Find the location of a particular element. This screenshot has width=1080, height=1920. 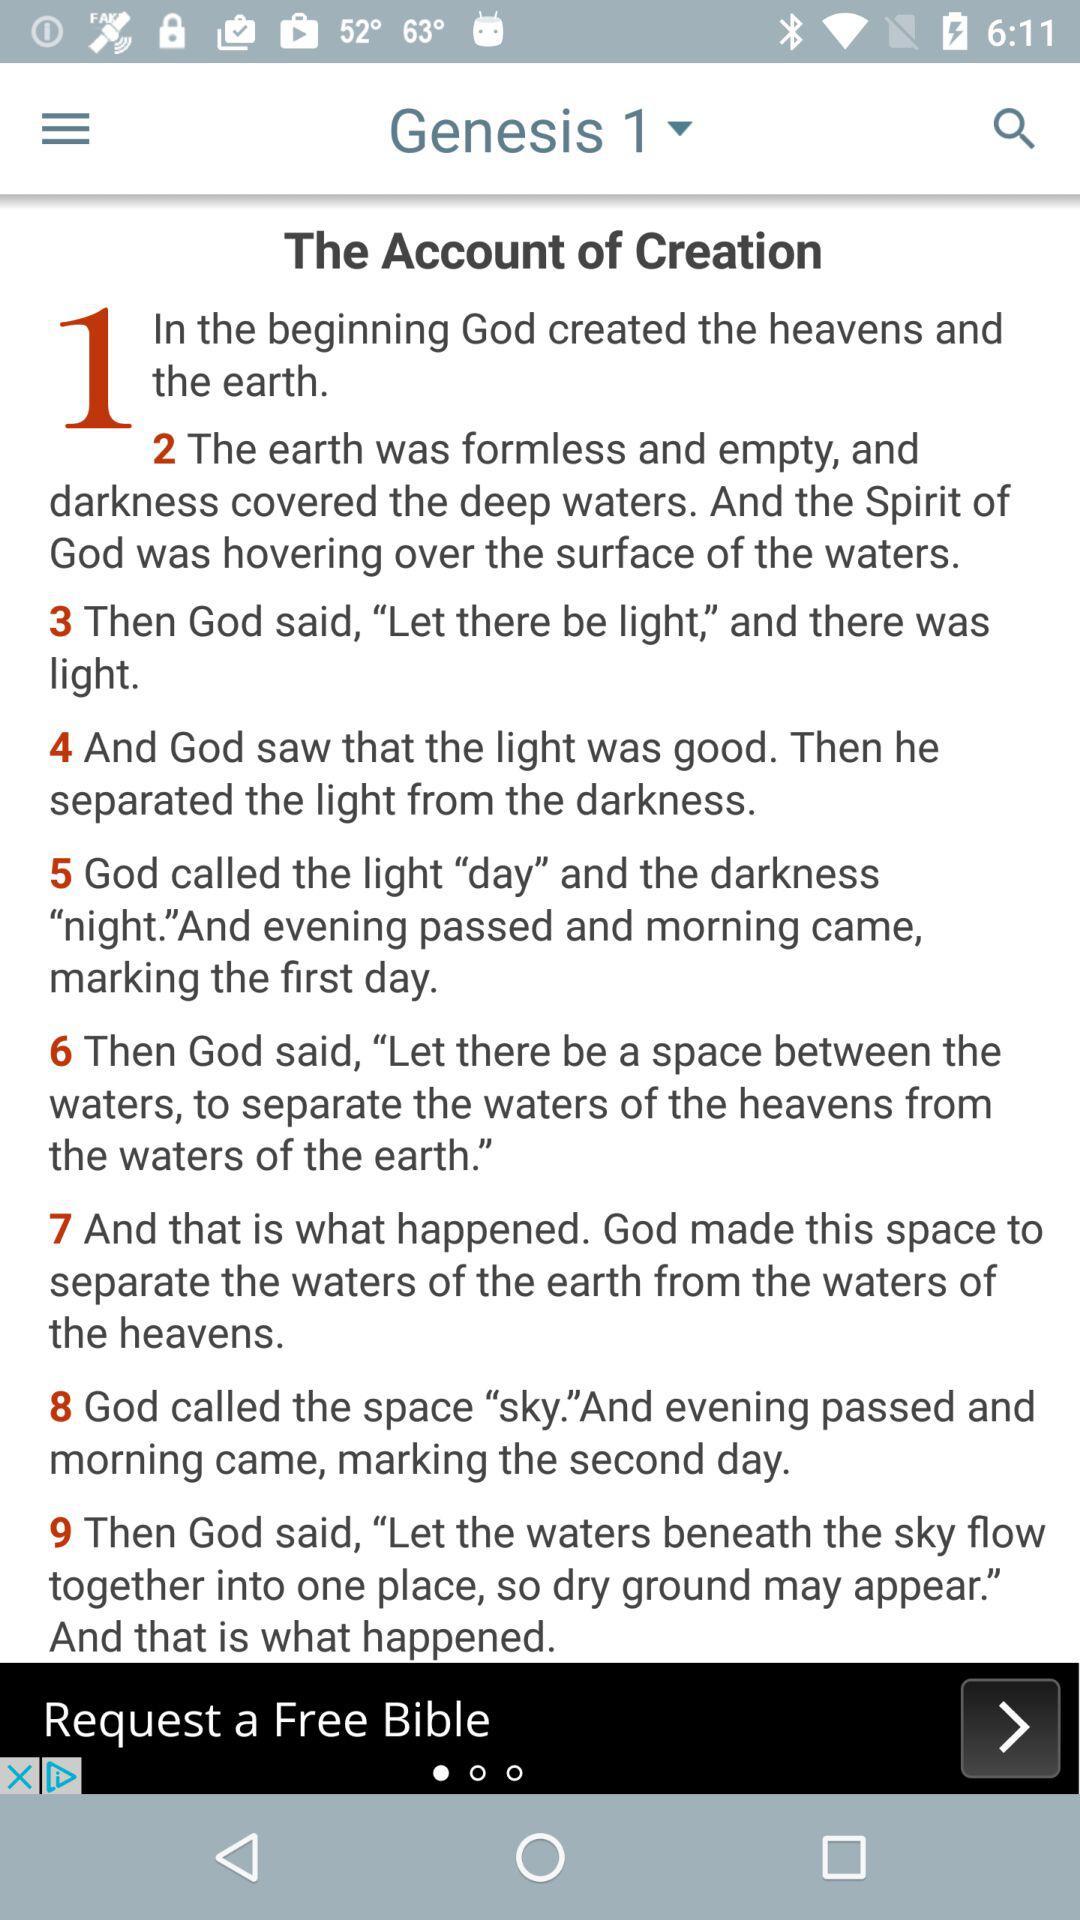

the search icon is located at coordinates (1014, 127).